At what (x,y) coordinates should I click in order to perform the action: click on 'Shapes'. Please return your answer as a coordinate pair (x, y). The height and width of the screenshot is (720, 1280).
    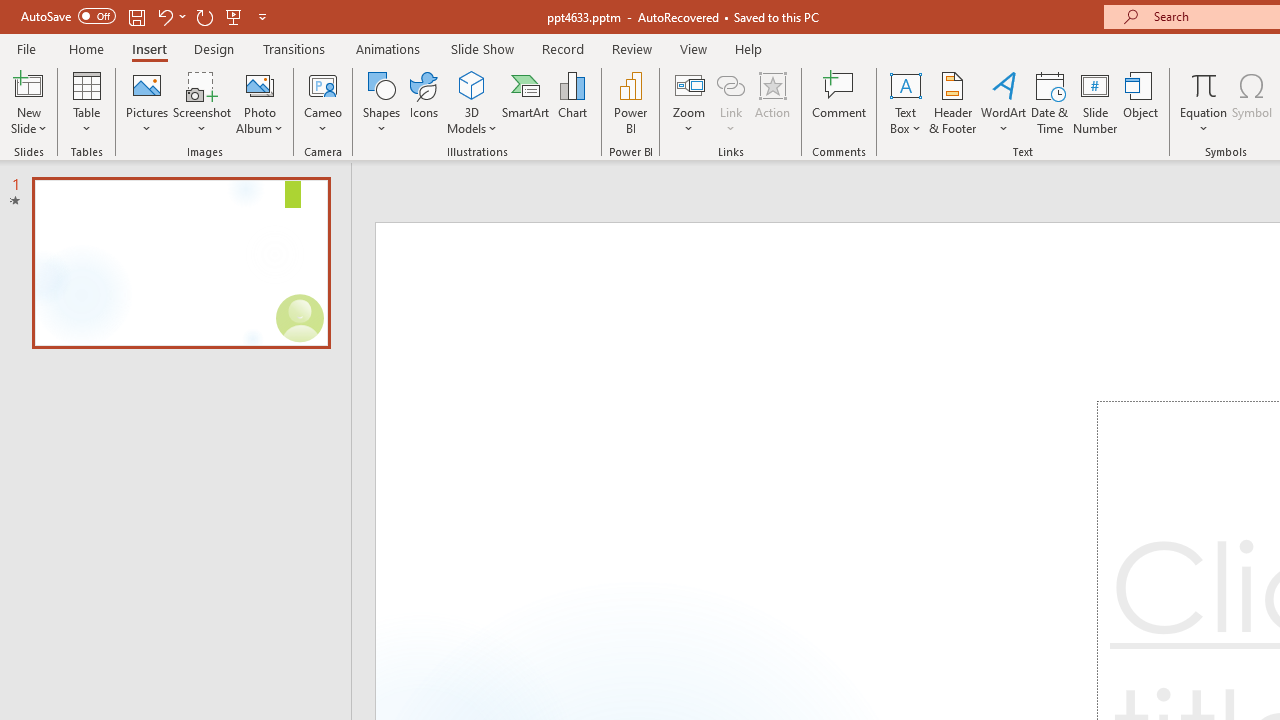
    Looking at the image, I should click on (382, 103).